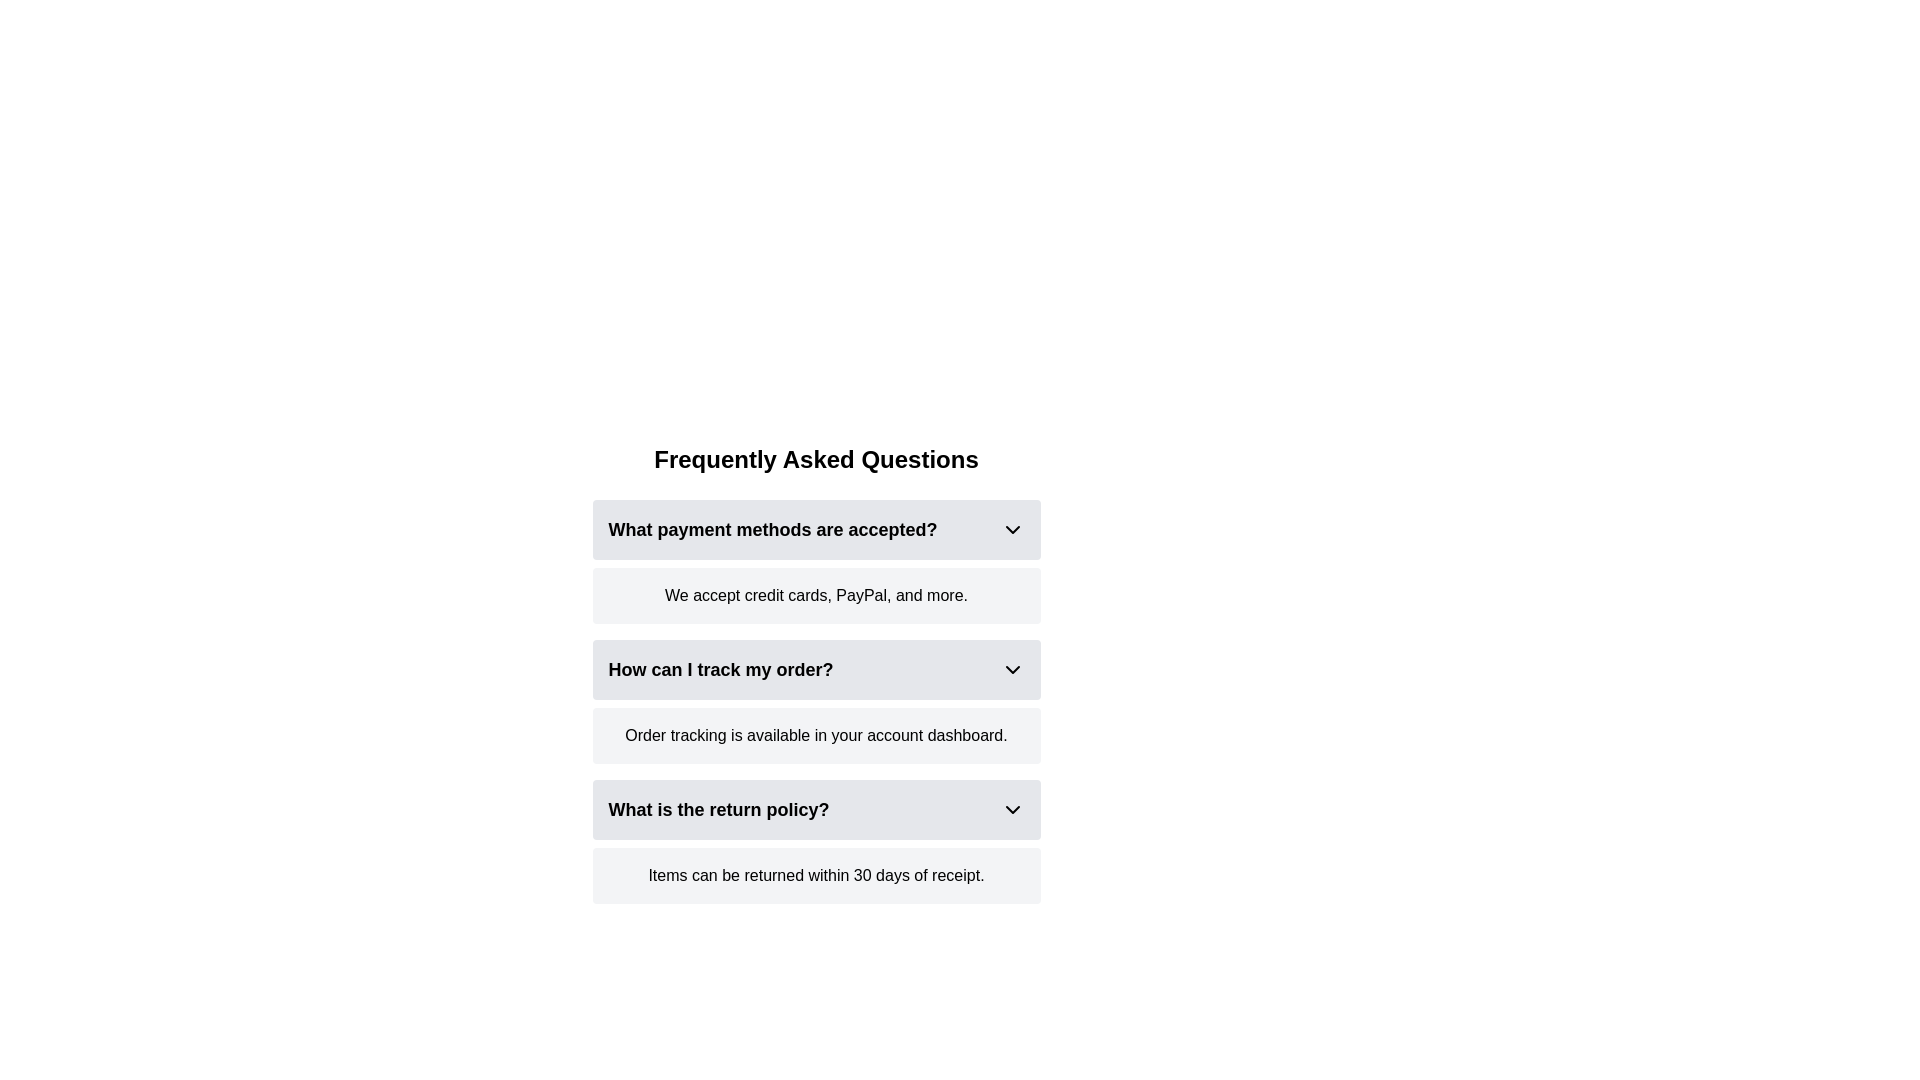 This screenshot has width=1920, height=1080. What do you see at coordinates (1012, 810) in the screenshot?
I see `the downward-facing chevron icon located on the right side of the 'What is the return policy?' question in the FAQ section` at bounding box center [1012, 810].